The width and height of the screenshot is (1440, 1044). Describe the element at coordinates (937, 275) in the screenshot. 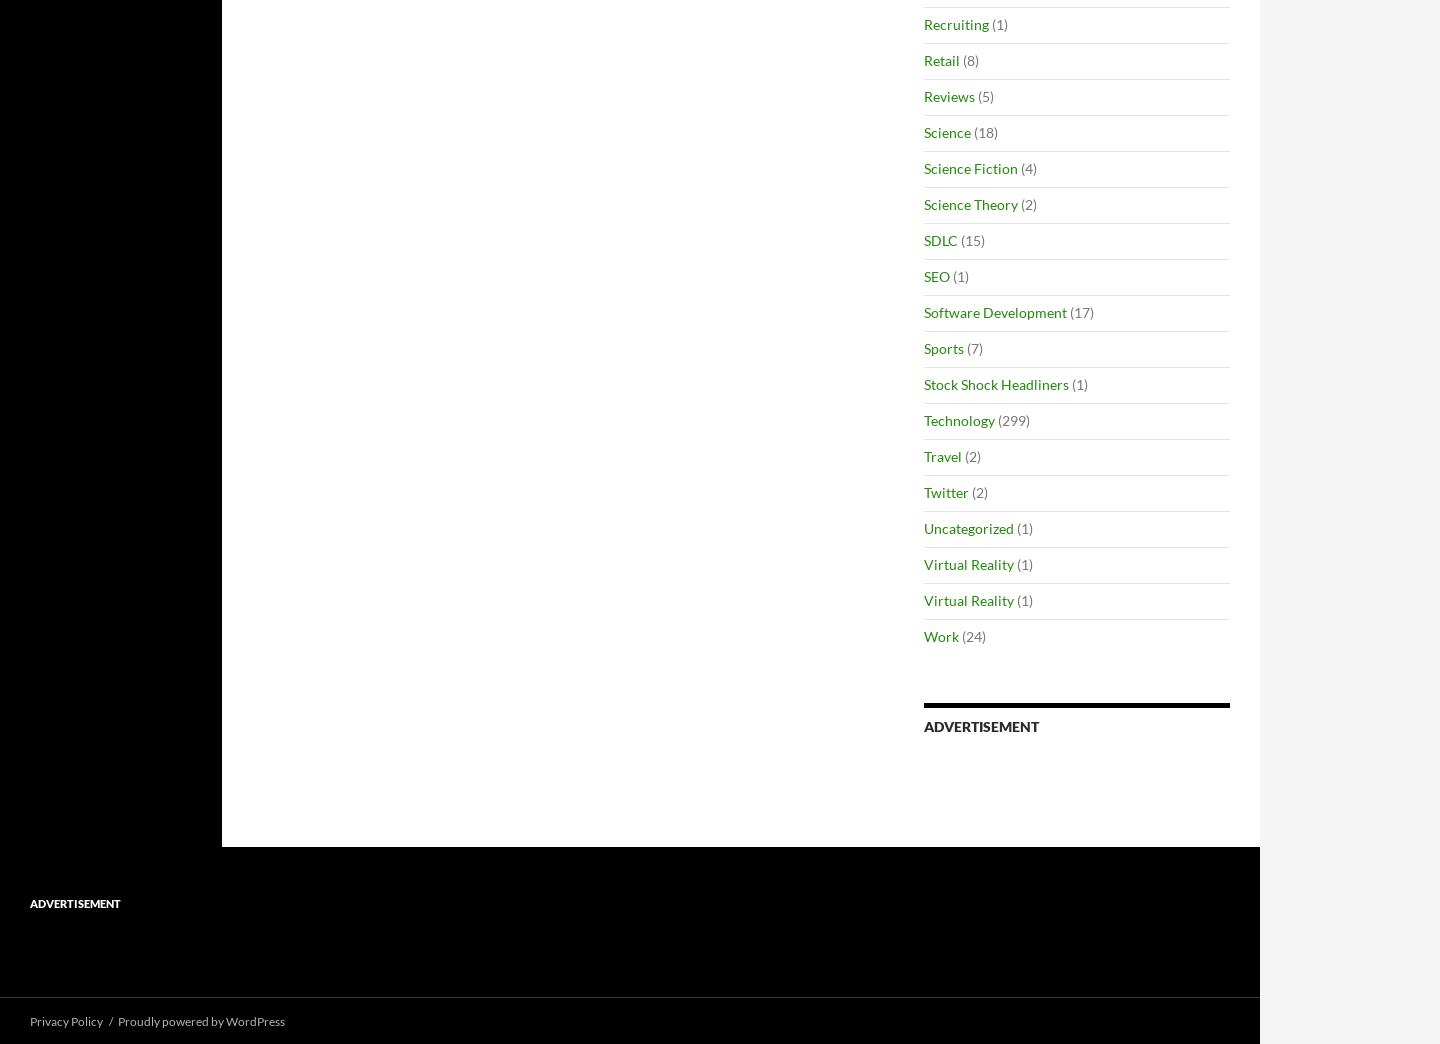

I see `'SEO'` at that location.